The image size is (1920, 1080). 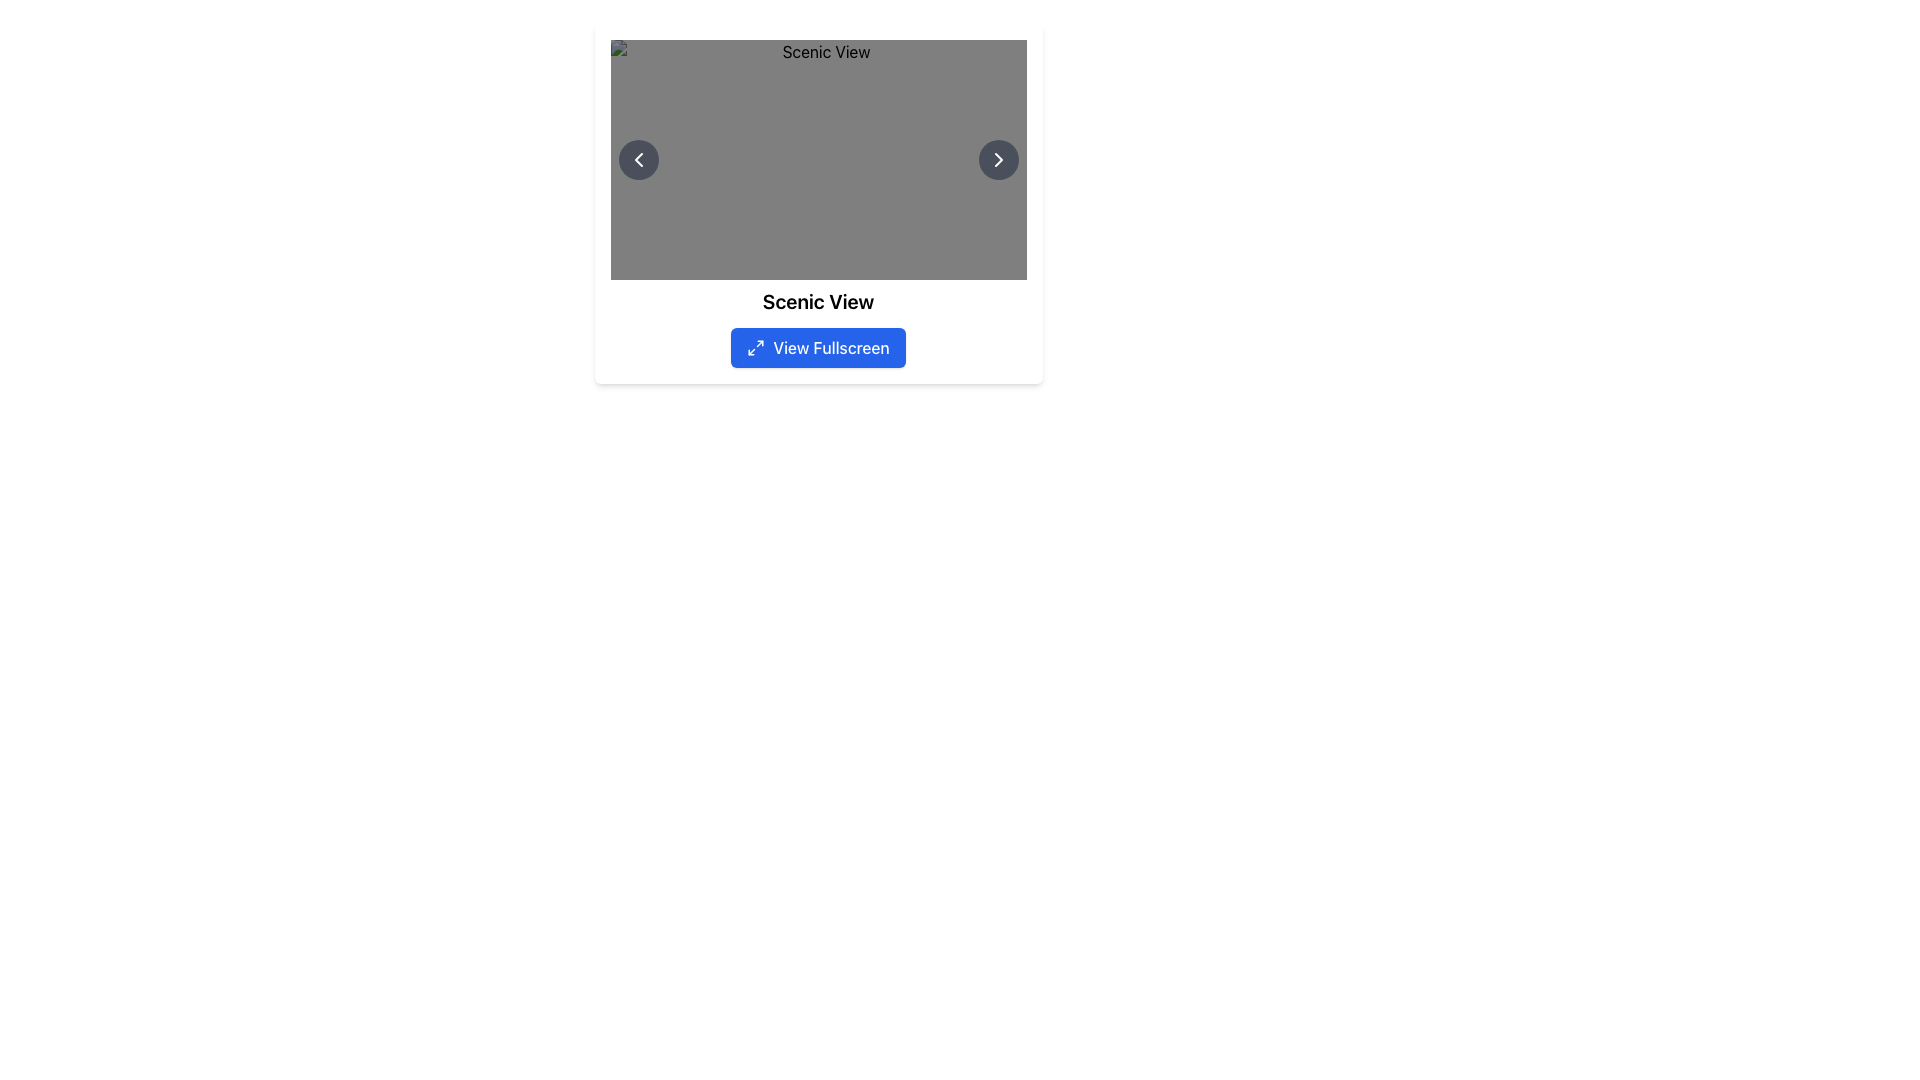 I want to click on the Text Label that serves as a title or descriptive label for the content, located below the main image and directly above the blue 'View Fullscreen' button, so click(x=818, y=301).